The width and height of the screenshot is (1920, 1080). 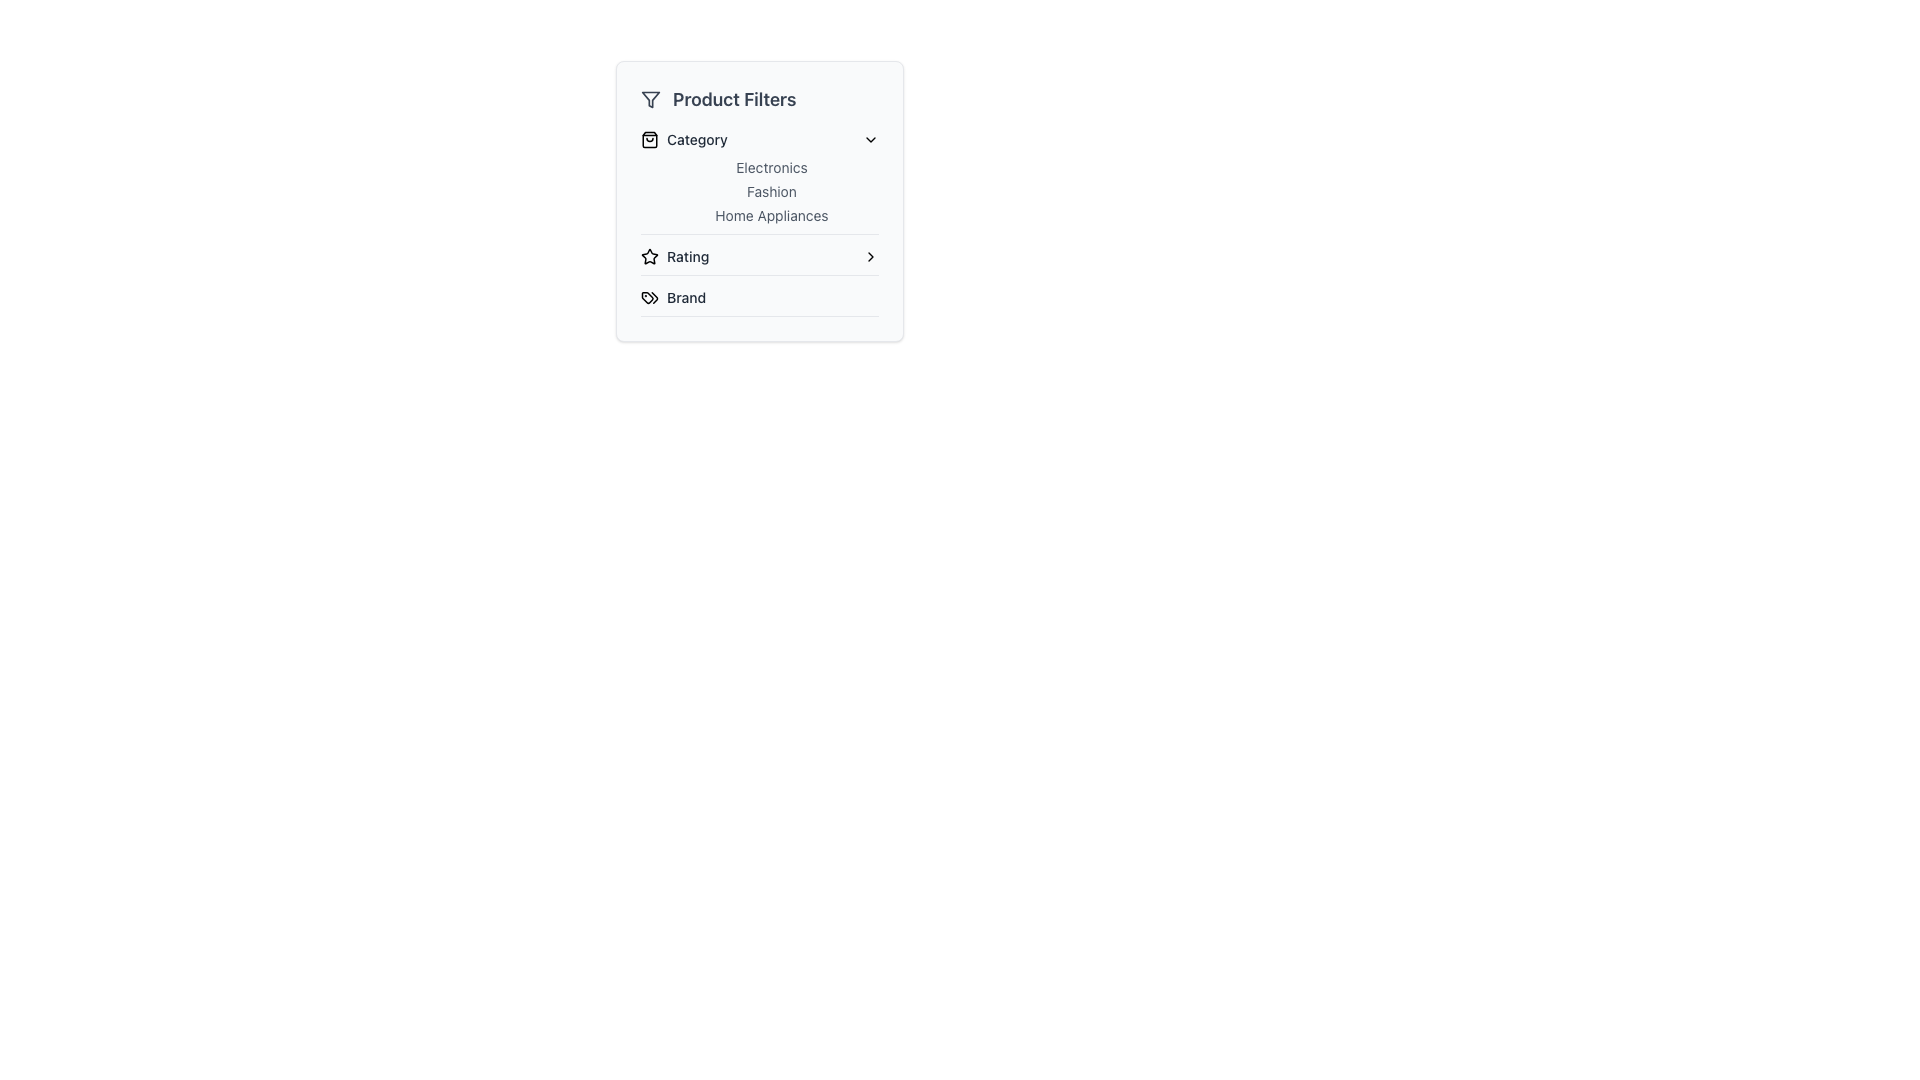 What do you see at coordinates (688, 256) in the screenshot?
I see `the 'Rating' text label, which is a medium-sized gray font located in the product filter sidebar, positioned next to a star icon` at bounding box center [688, 256].